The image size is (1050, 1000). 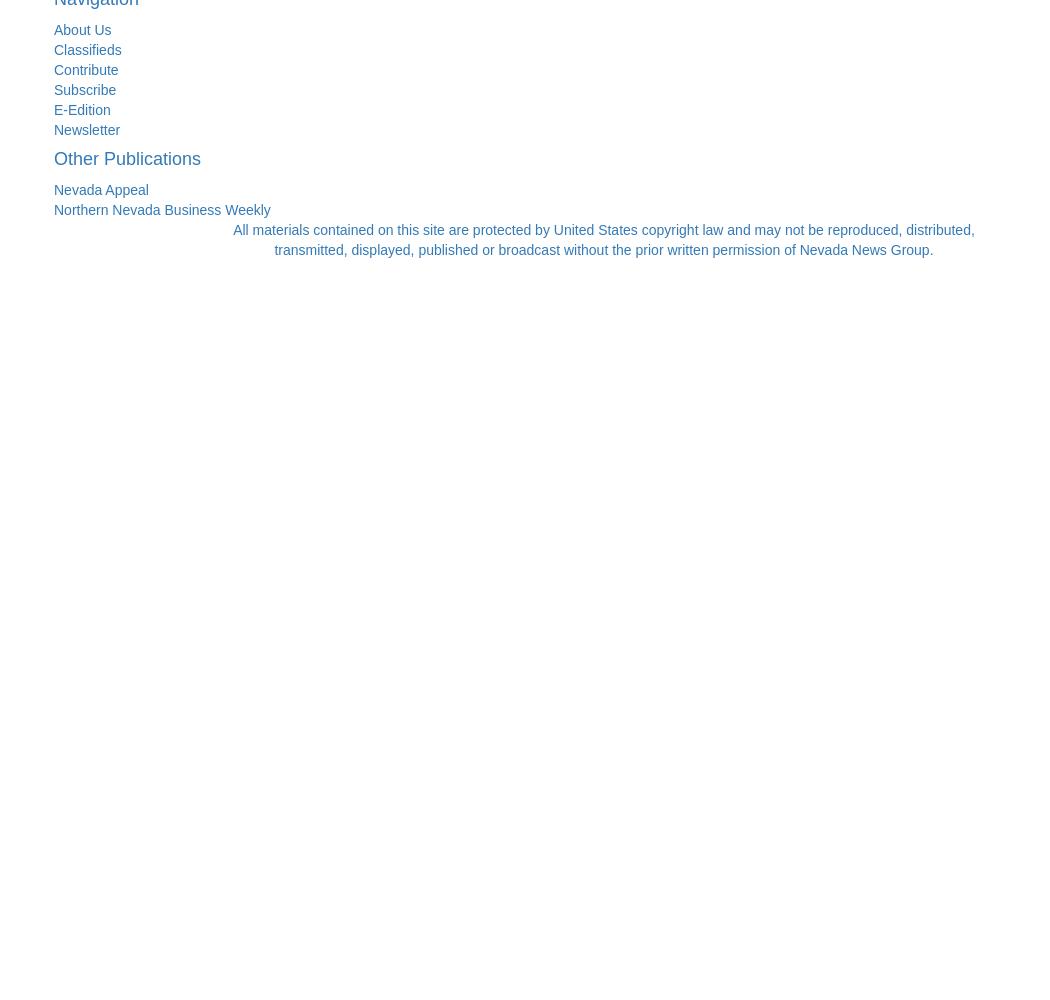 I want to click on 'Northern Nevada Business Weekly', so click(x=162, y=208).